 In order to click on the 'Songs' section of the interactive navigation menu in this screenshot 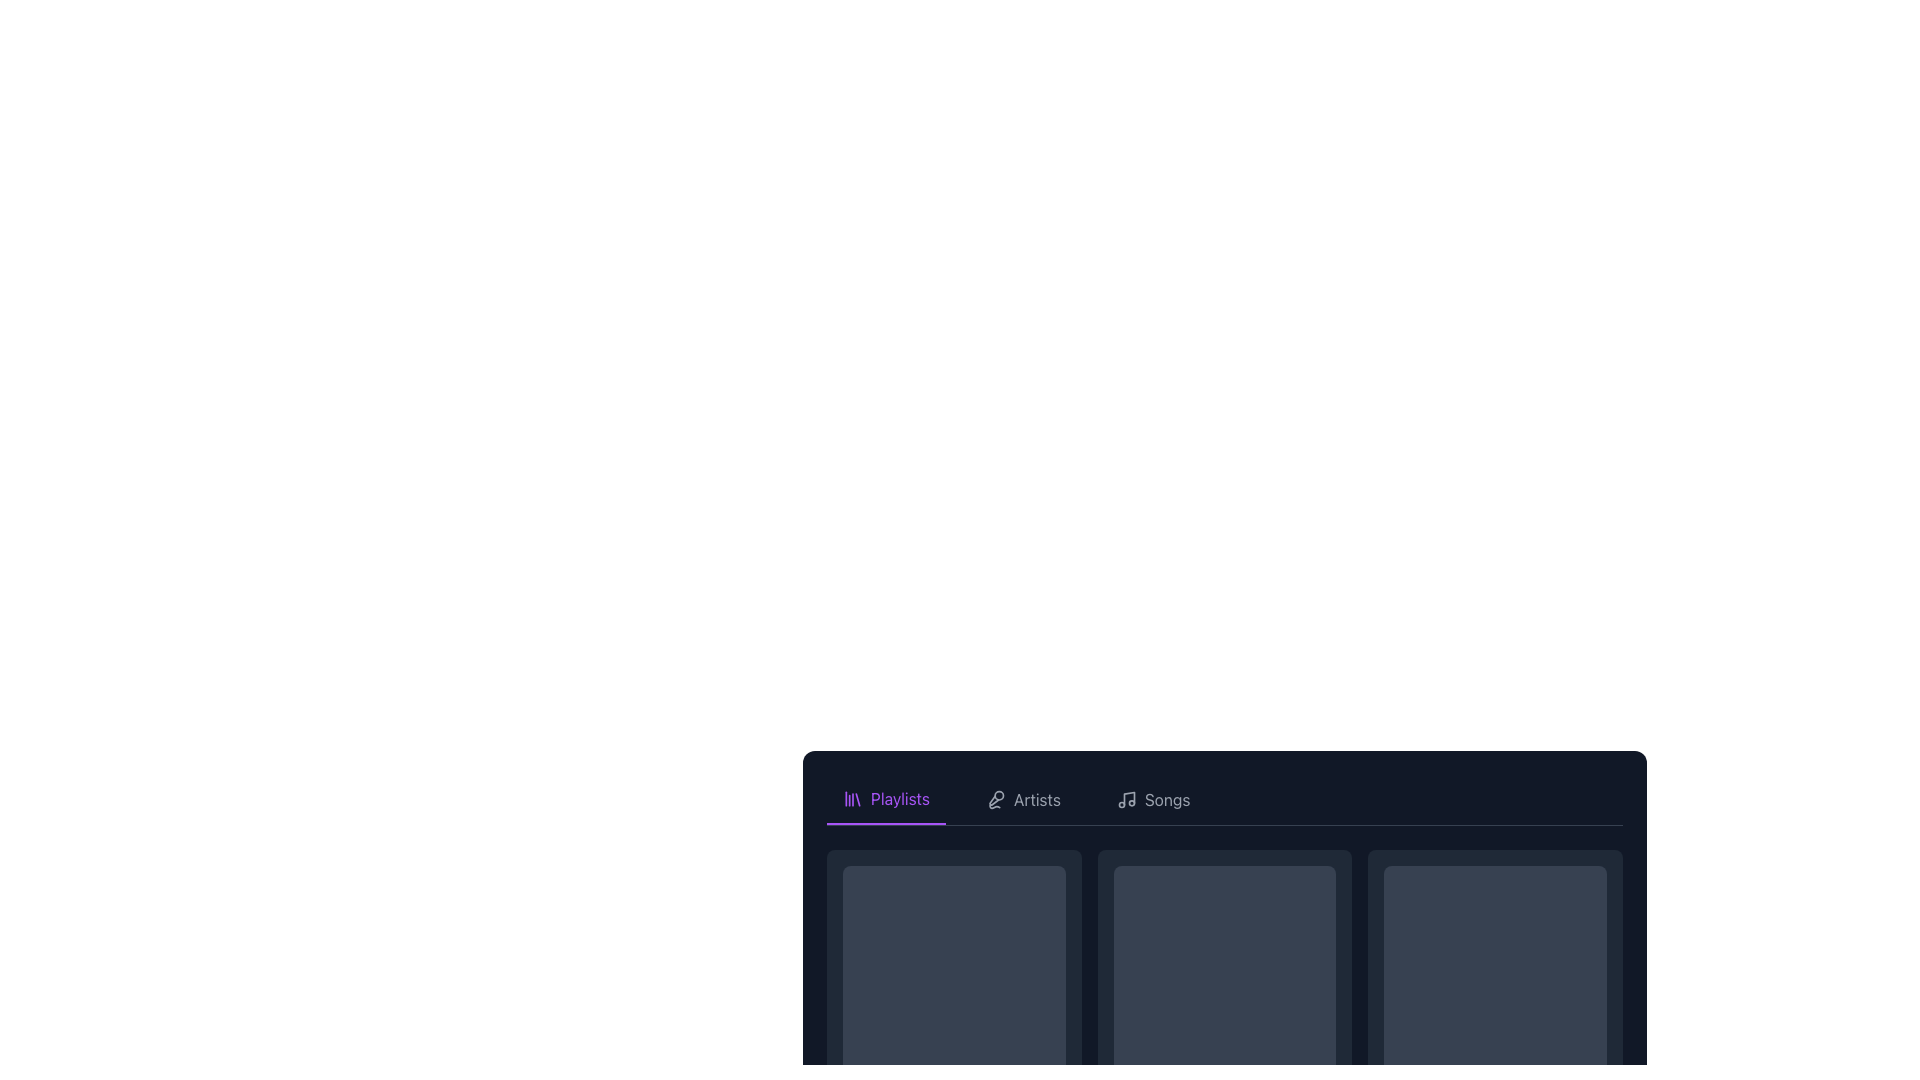, I will do `click(1153, 798)`.